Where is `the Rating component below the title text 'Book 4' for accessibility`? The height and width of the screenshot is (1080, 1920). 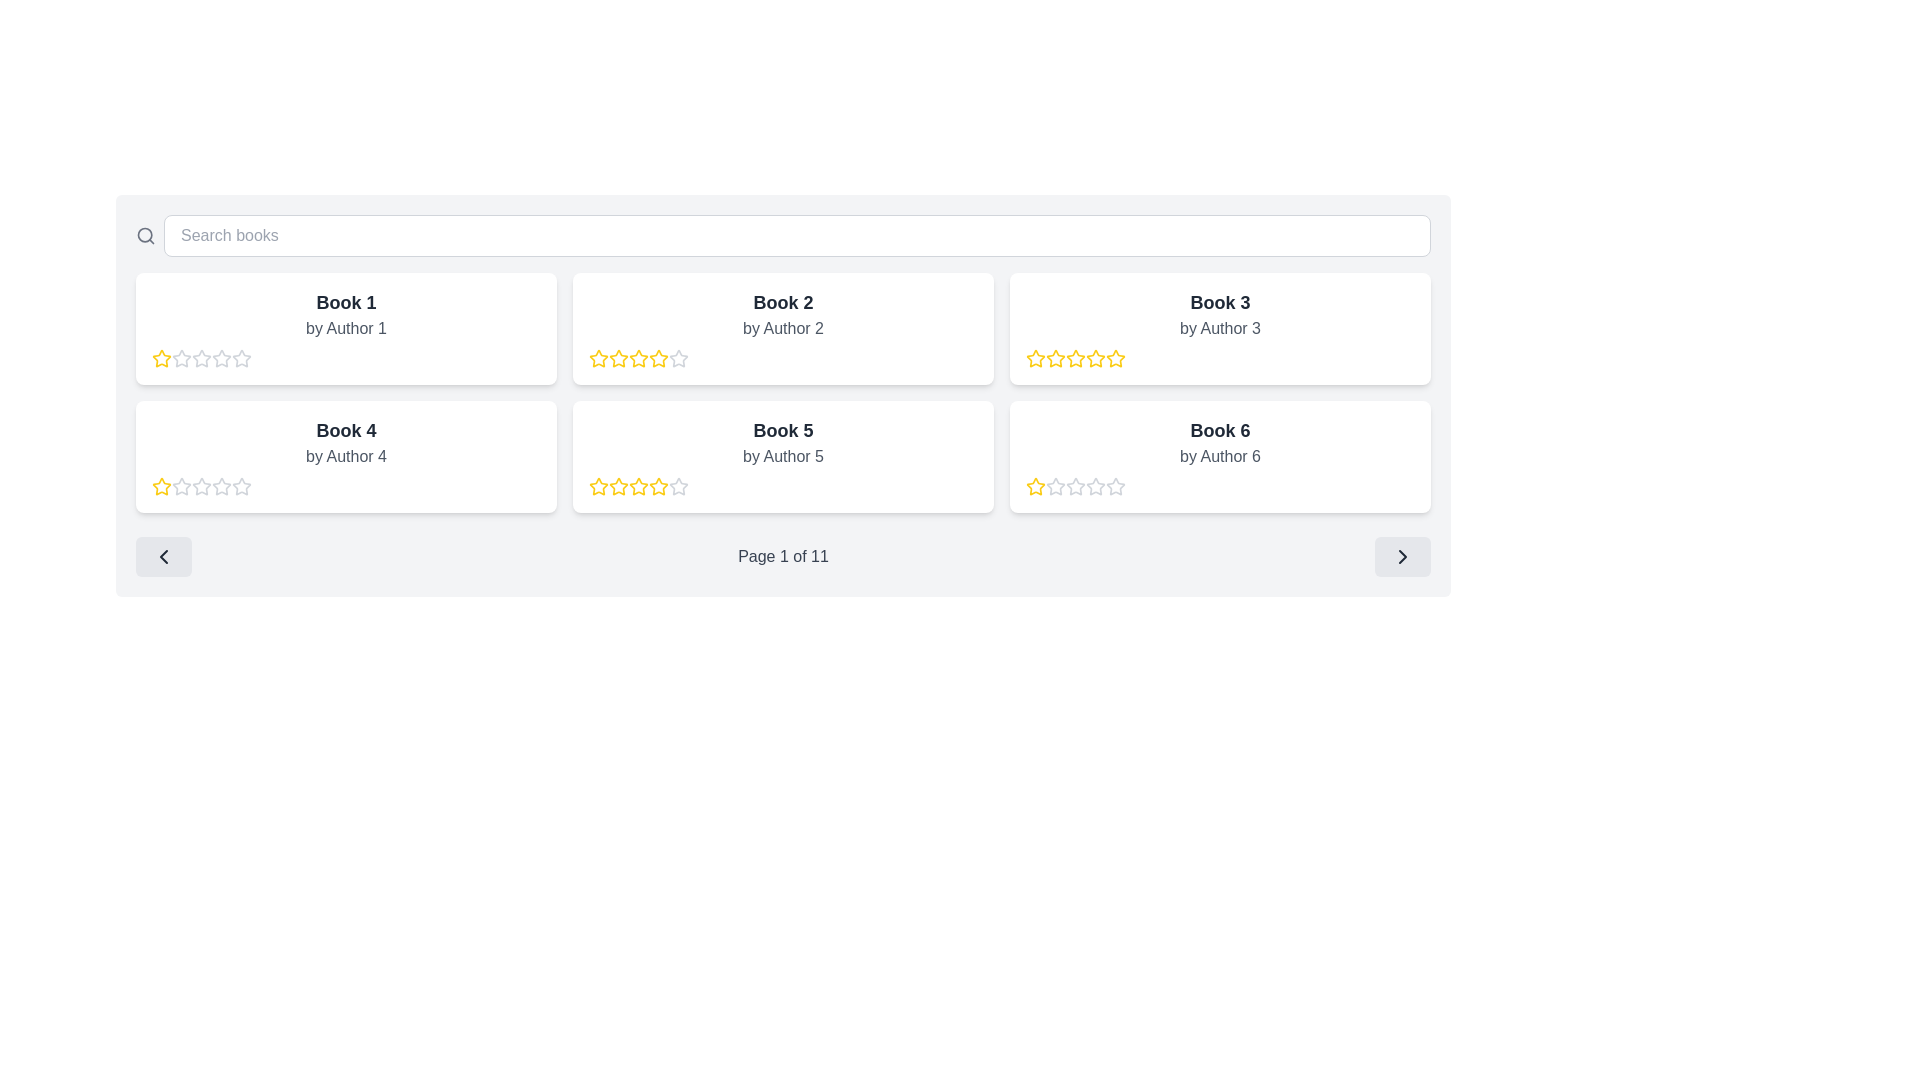 the Rating component below the title text 'Book 4' for accessibility is located at coordinates (346, 486).